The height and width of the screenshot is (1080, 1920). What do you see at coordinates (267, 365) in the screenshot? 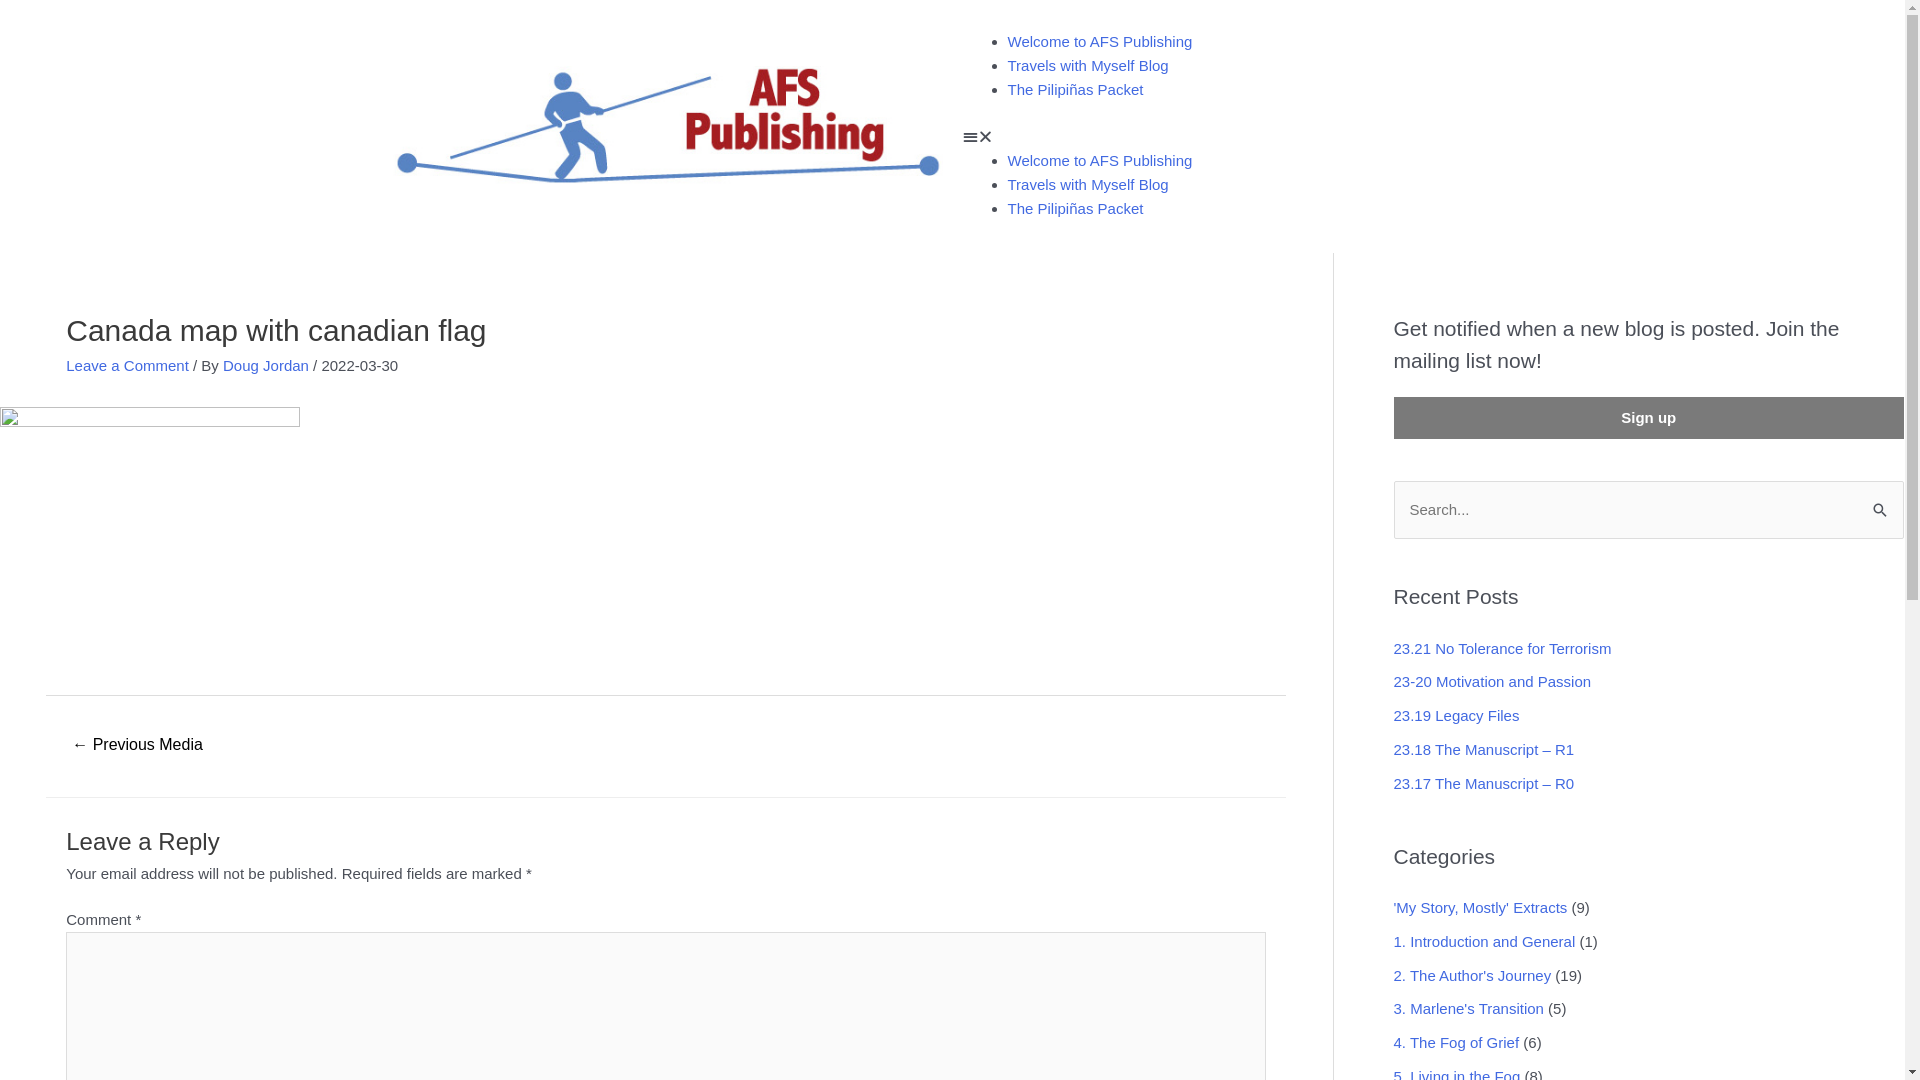
I see `'Doug Jordan'` at bounding box center [267, 365].